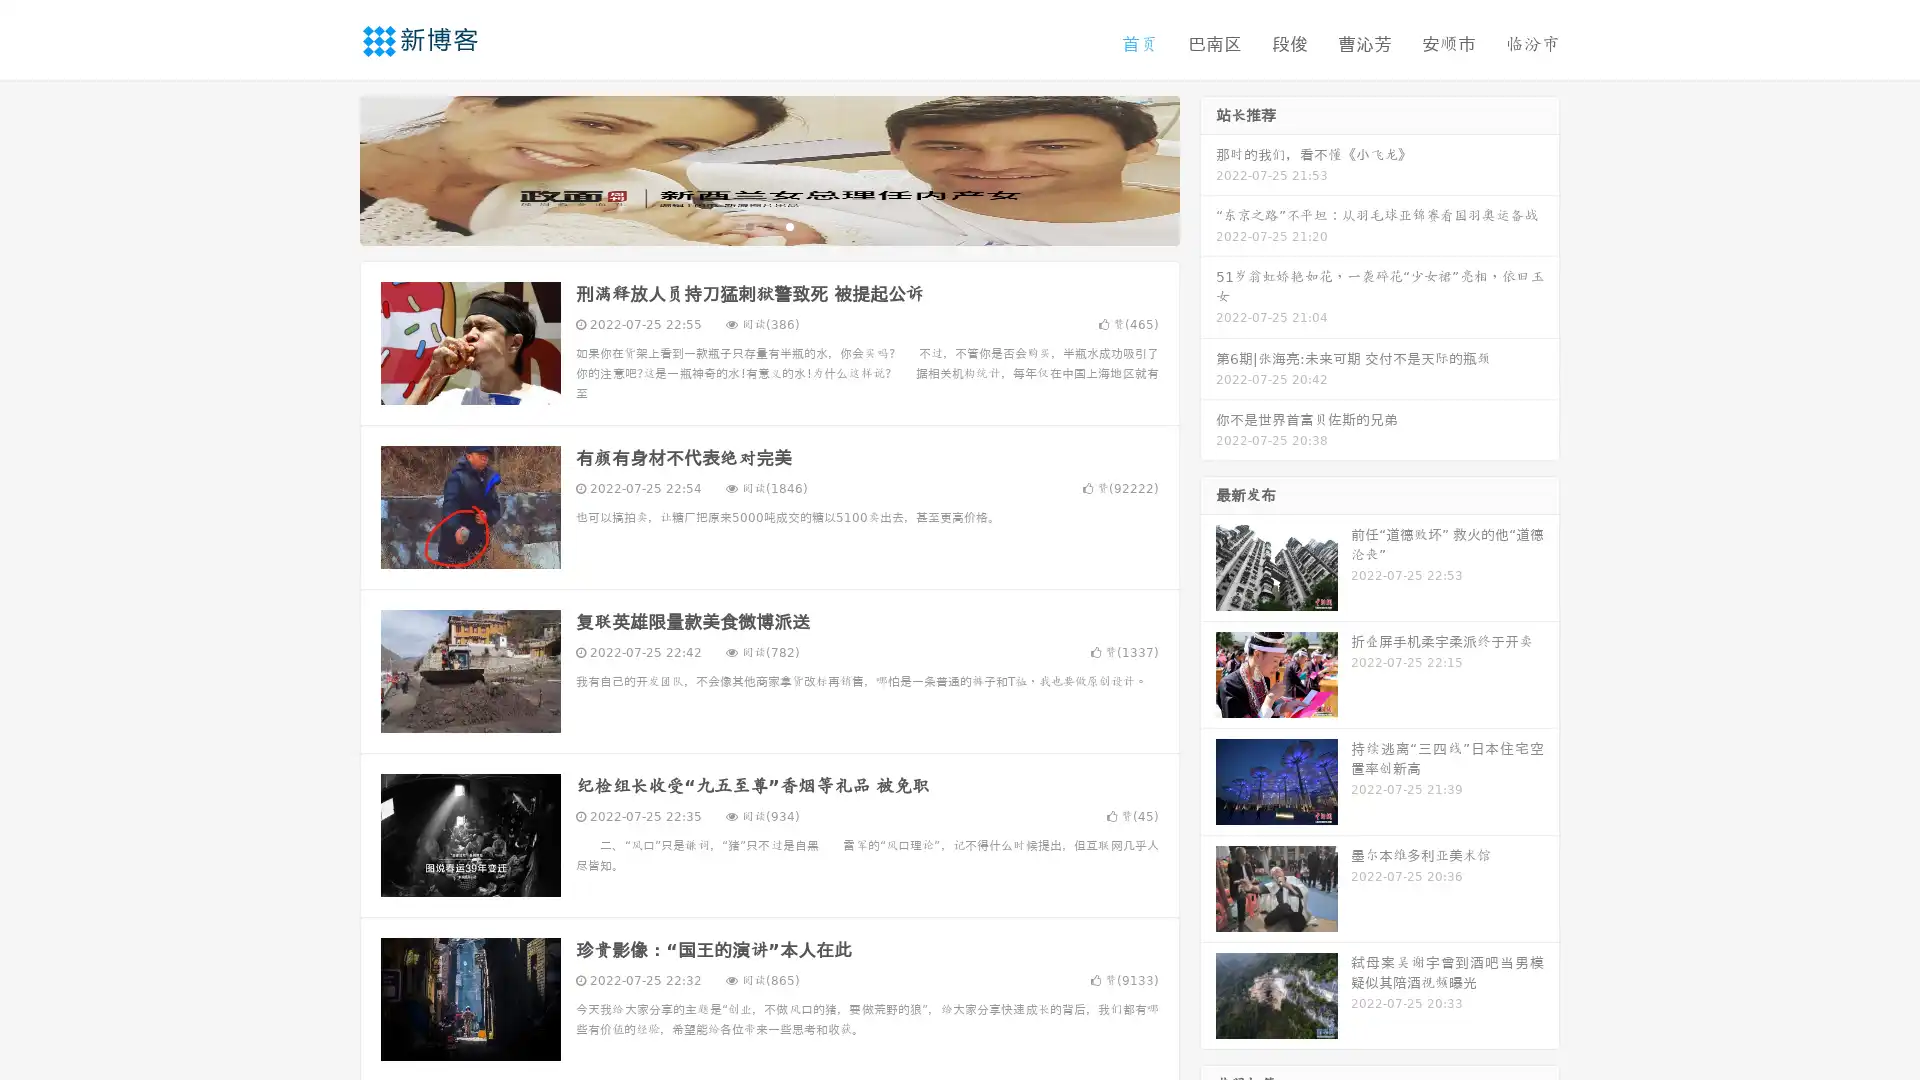 The image size is (1920, 1080). Describe the element at coordinates (1208, 168) in the screenshot. I see `Next slide` at that location.